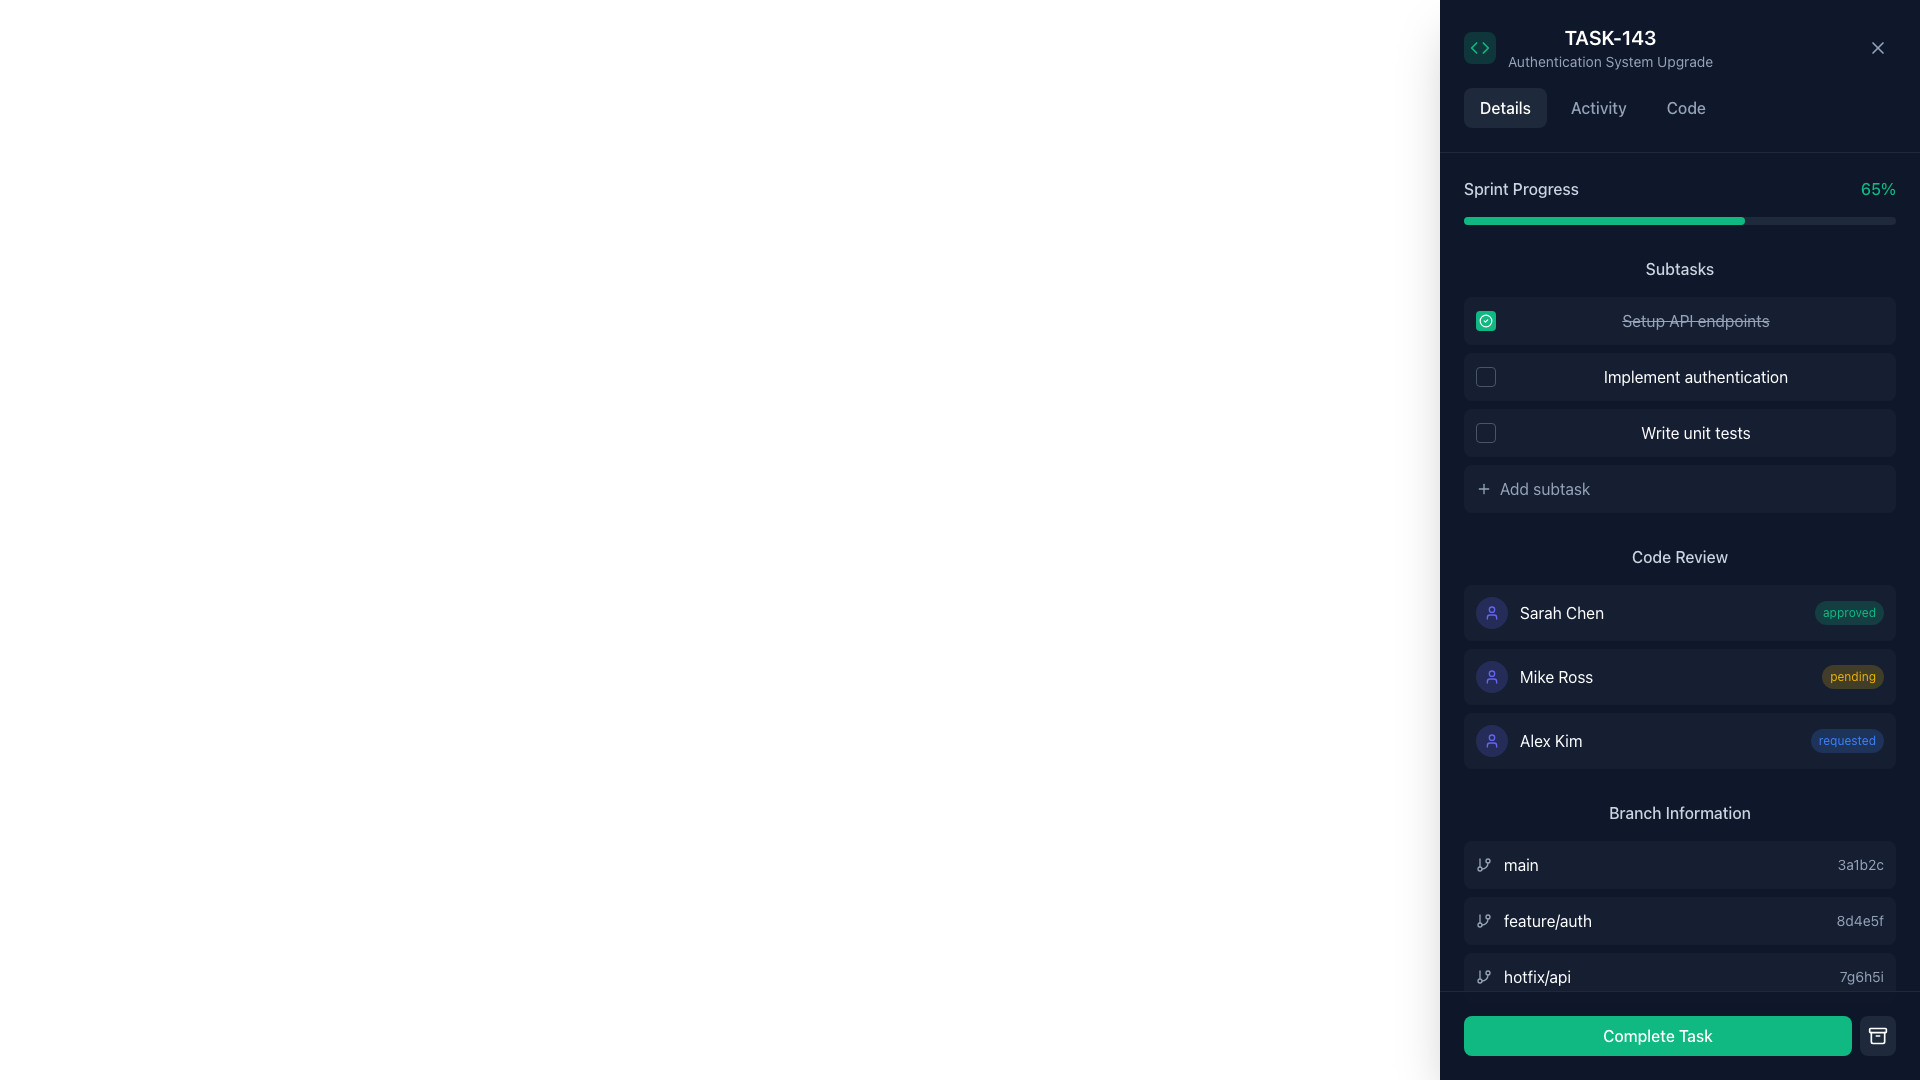 This screenshot has height=1080, width=1920. What do you see at coordinates (1492, 612) in the screenshot?
I see `the circular Avatar or profile picture placeholder with a semi-transparent indigo background and a user silhouette icon, located to the left of the text 'Sarah Chen'` at bounding box center [1492, 612].